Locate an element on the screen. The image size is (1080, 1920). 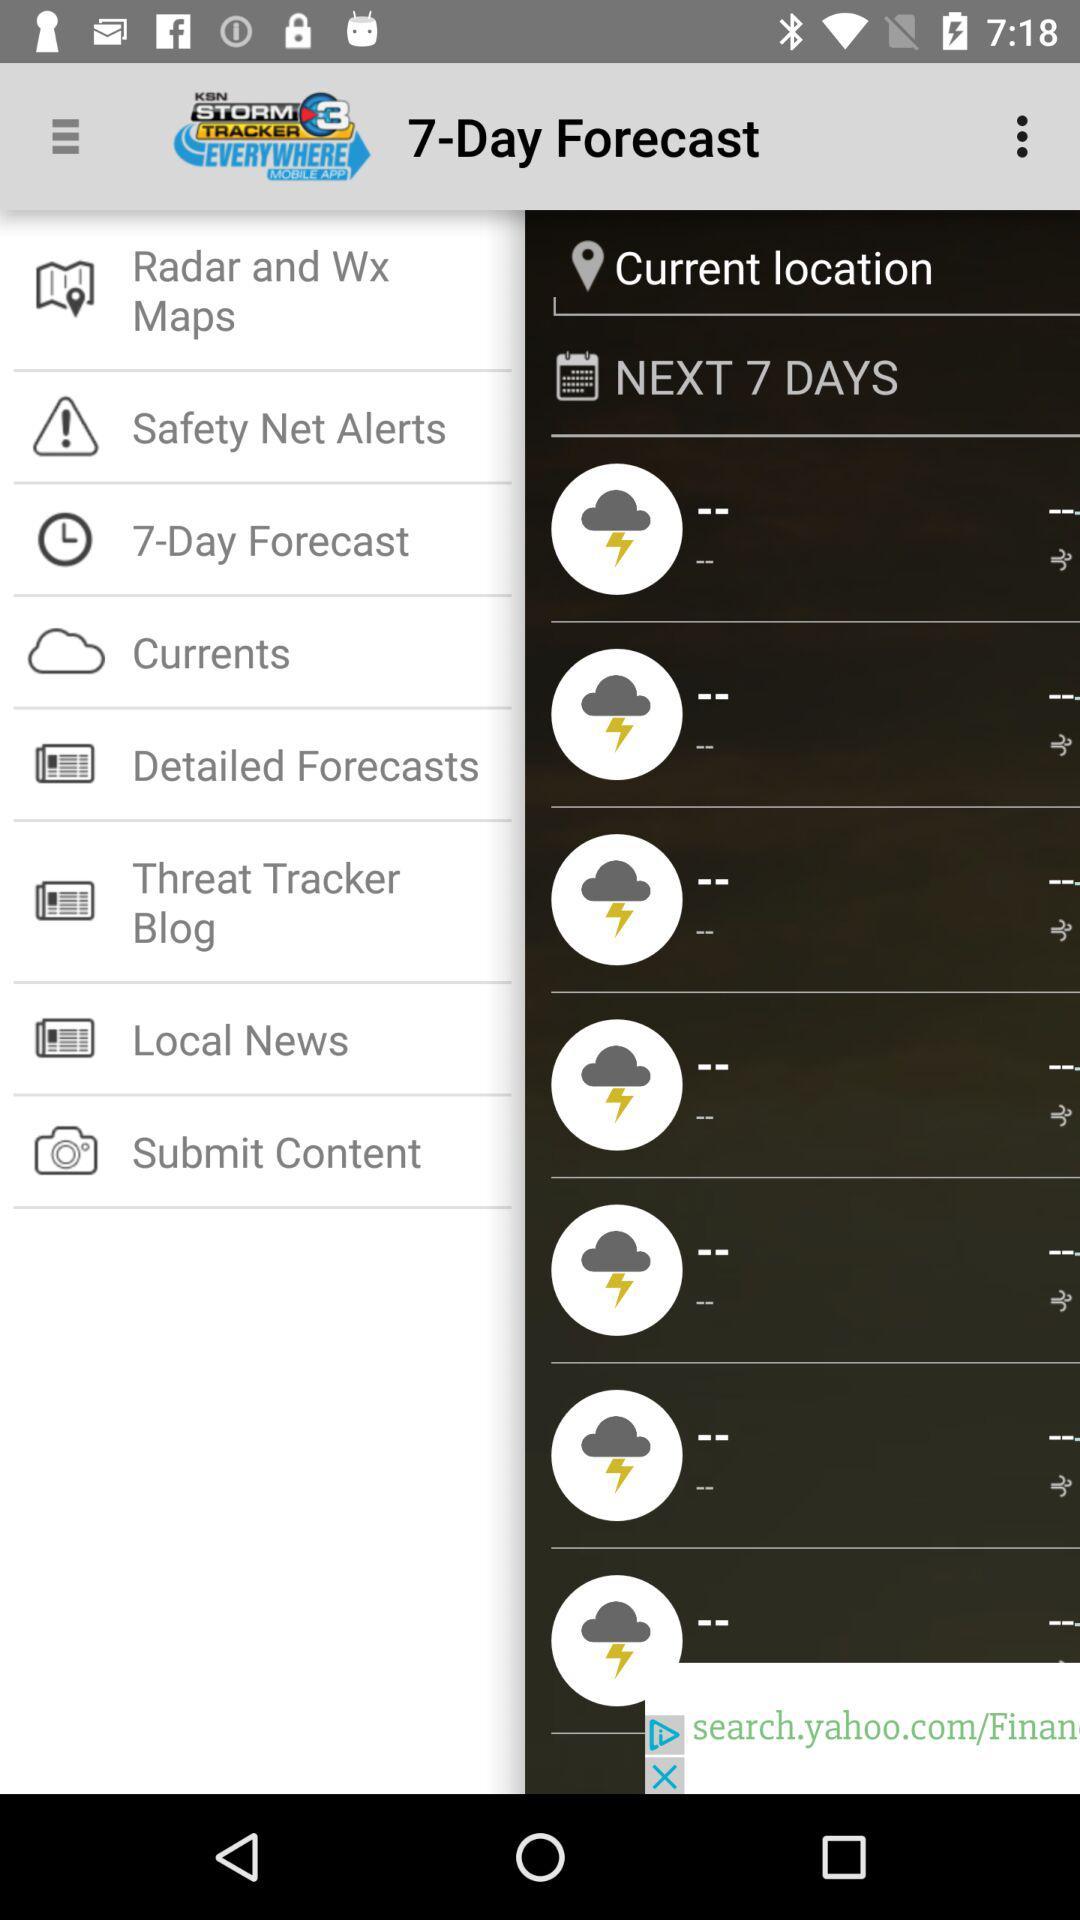
the 6th icon which is in the white background is located at coordinates (65, 900).